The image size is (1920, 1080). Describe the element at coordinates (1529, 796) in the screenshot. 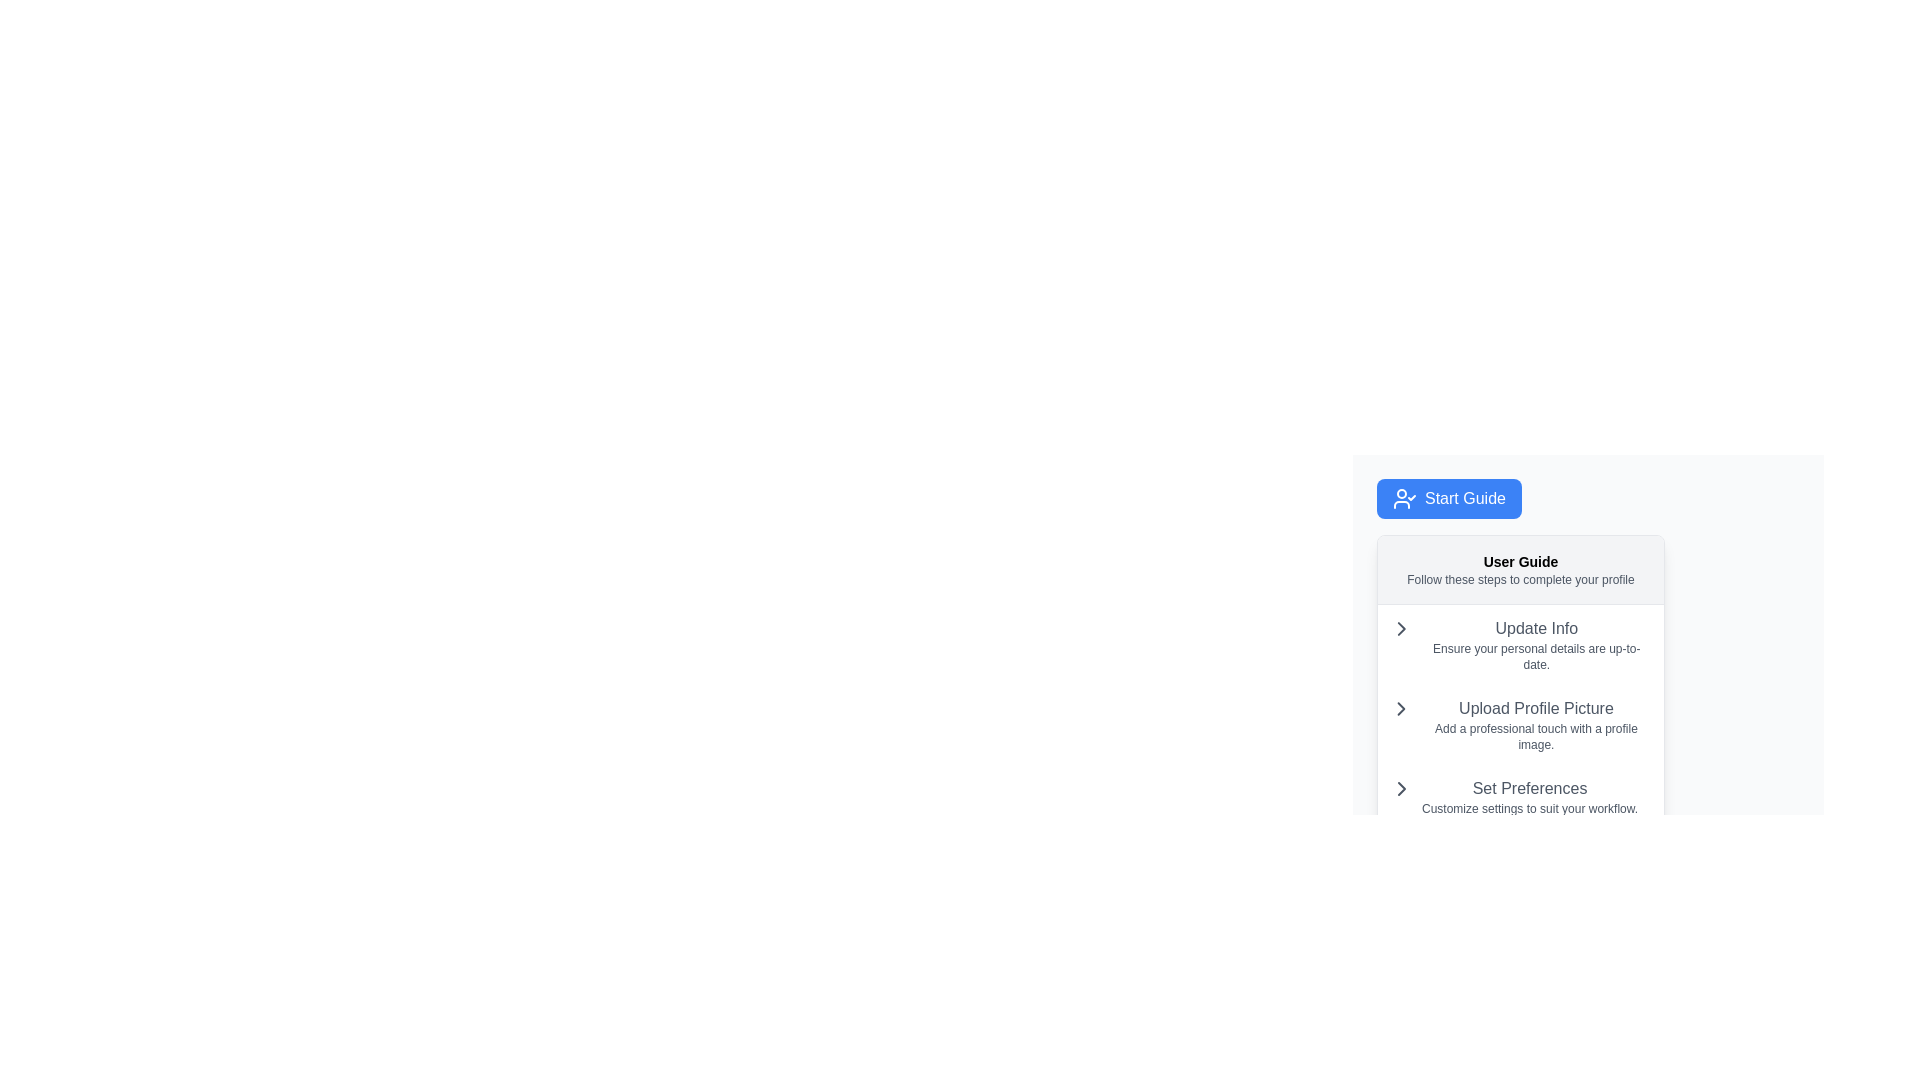

I see `the information provided in the text label that serves as a section header or label, located towards the lower part of the panel and is the third item in a vertical list` at that location.